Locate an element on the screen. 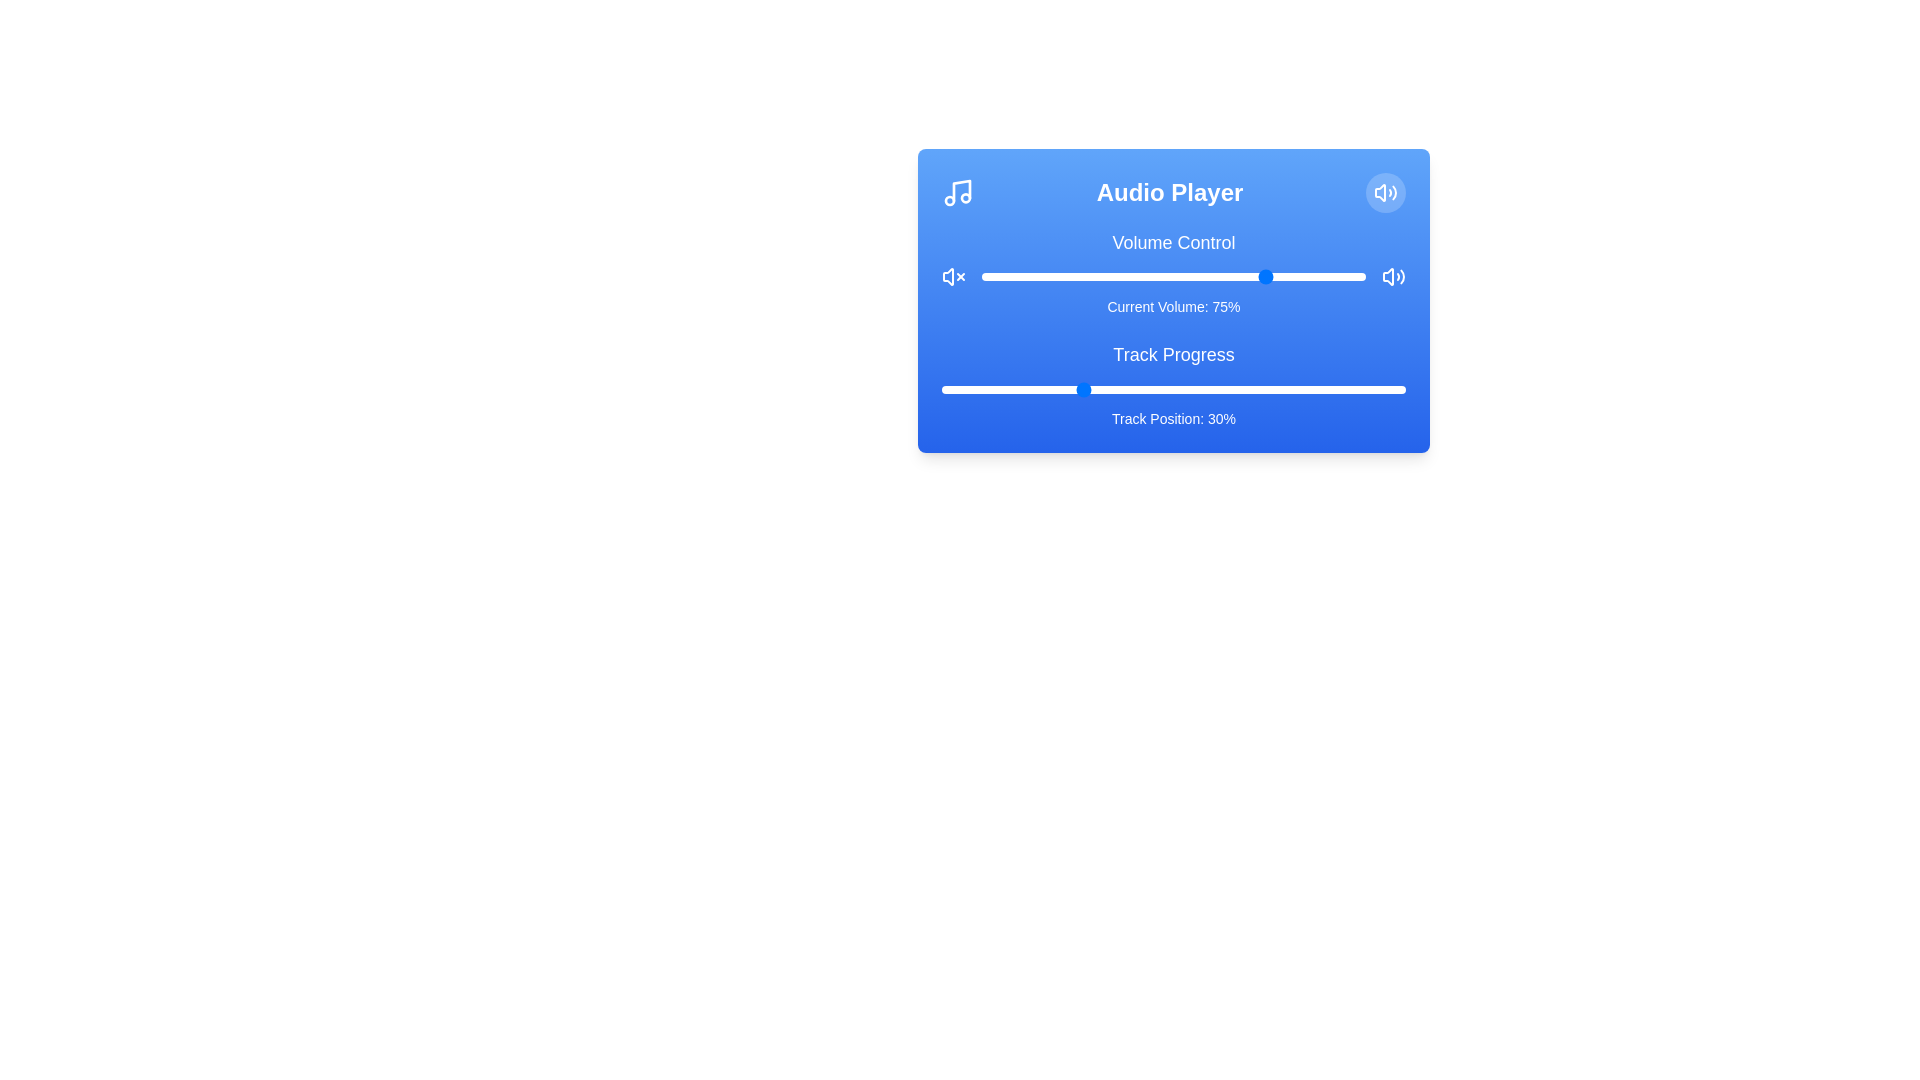 The image size is (1920, 1080). the leftmost component of the sound adjustment icon resembling a speaker with sound waves located in the top-right corner of the audio player interface is located at coordinates (1379, 192).